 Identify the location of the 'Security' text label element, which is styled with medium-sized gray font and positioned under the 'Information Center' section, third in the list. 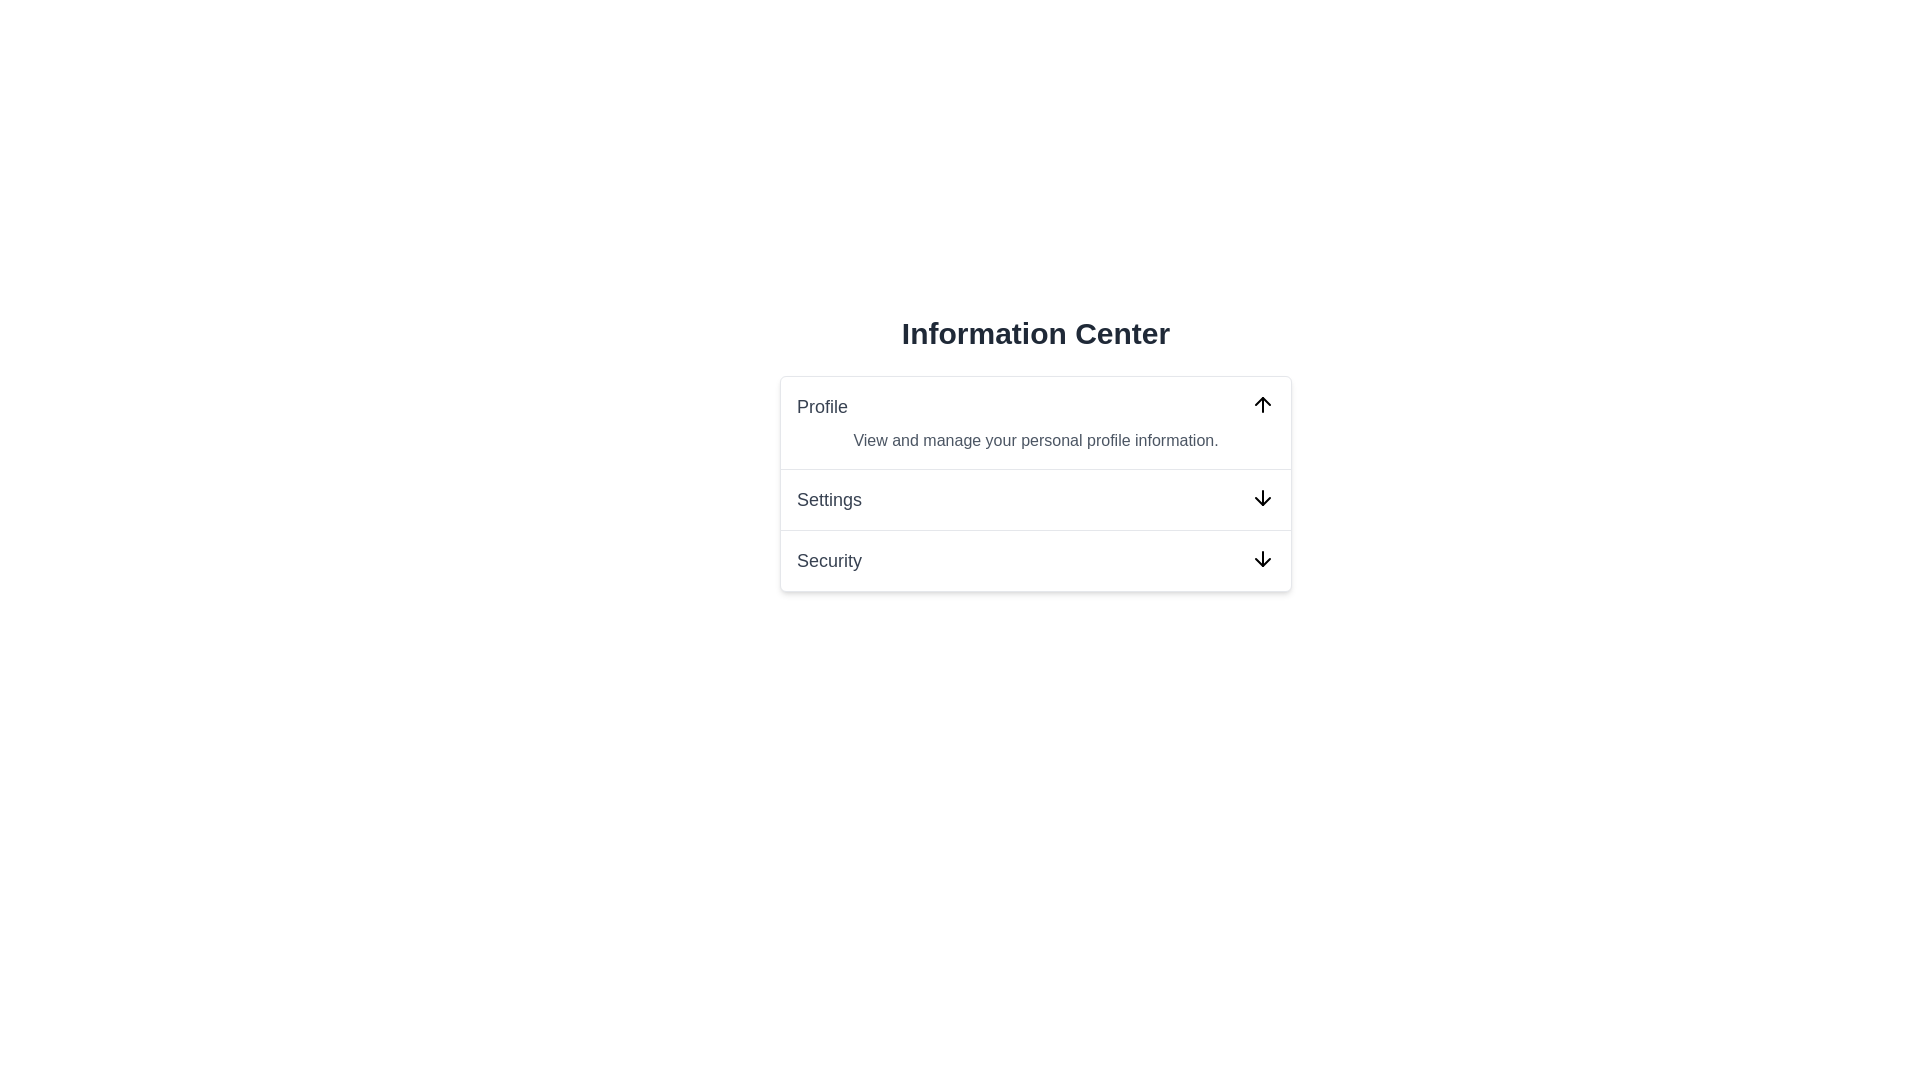
(829, 560).